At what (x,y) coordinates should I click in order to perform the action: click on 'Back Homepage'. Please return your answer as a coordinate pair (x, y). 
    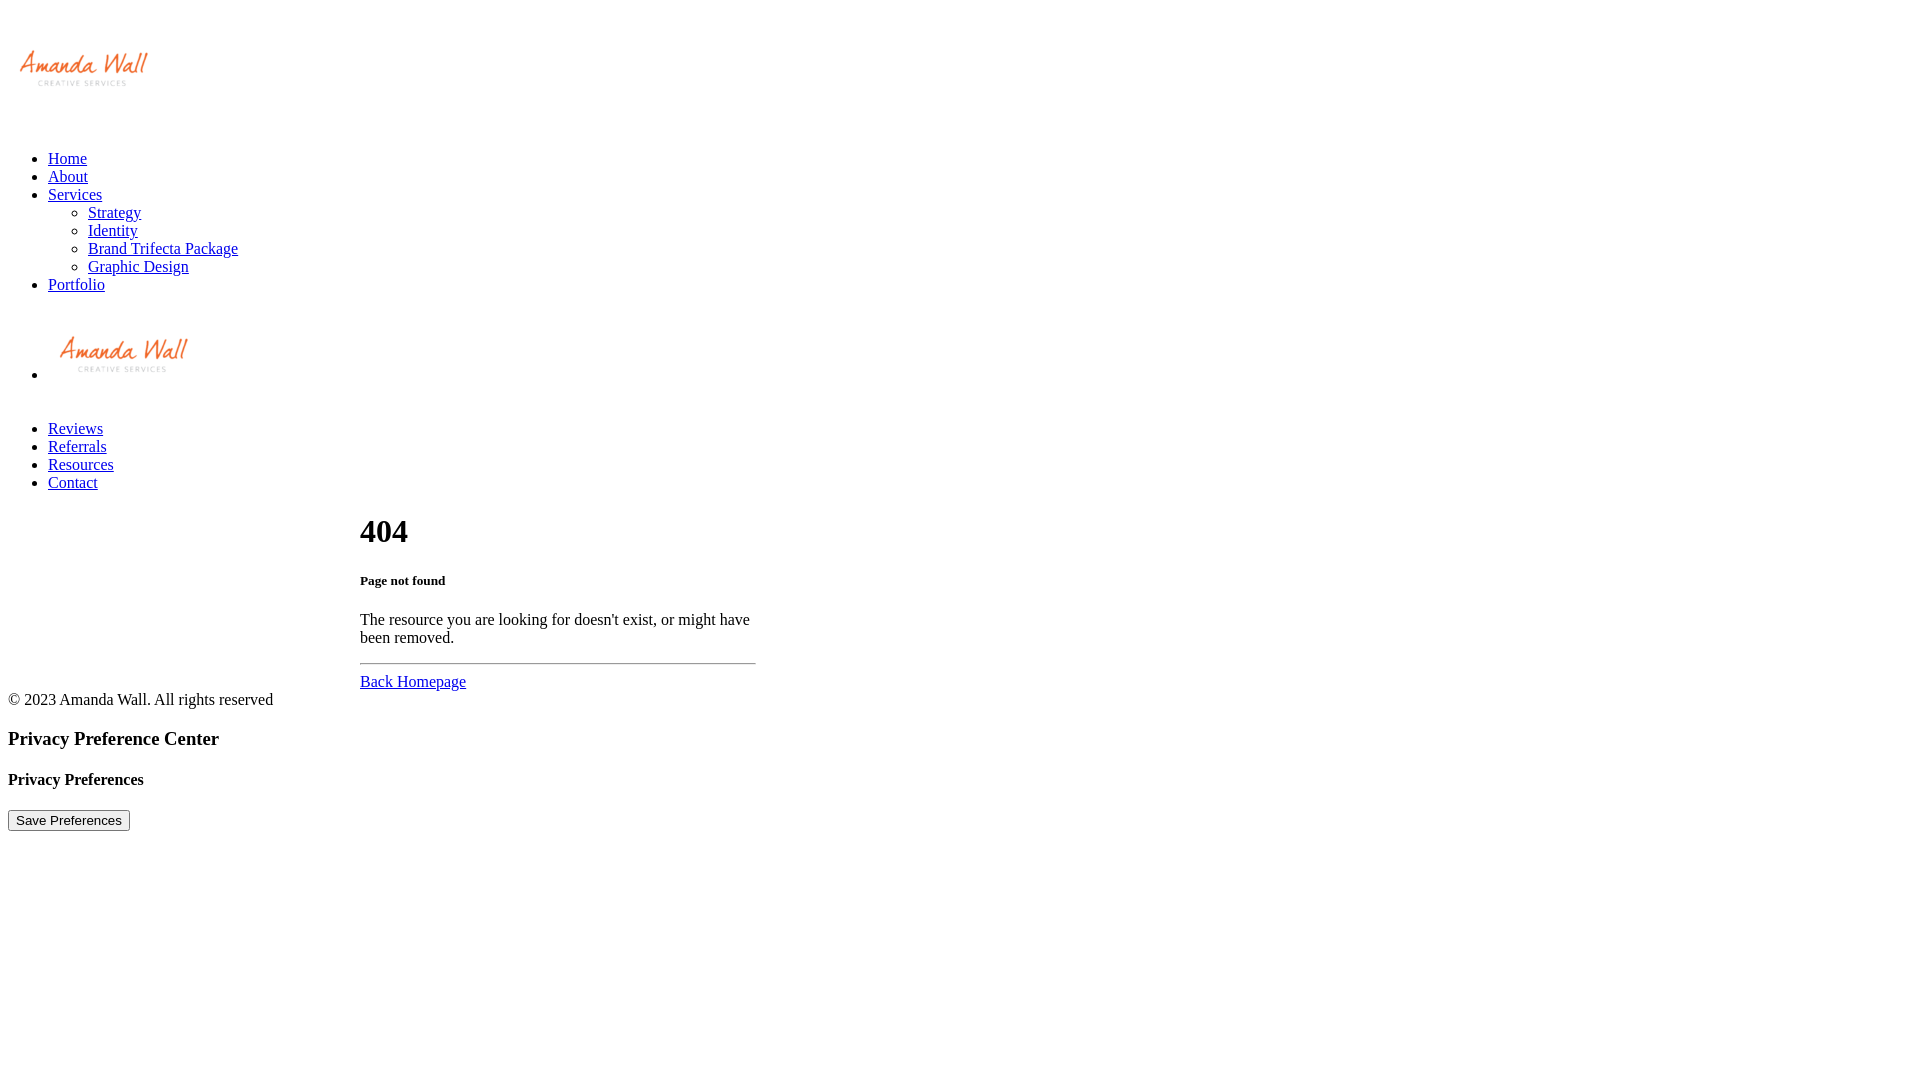
    Looking at the image, I should click on (411, 680).